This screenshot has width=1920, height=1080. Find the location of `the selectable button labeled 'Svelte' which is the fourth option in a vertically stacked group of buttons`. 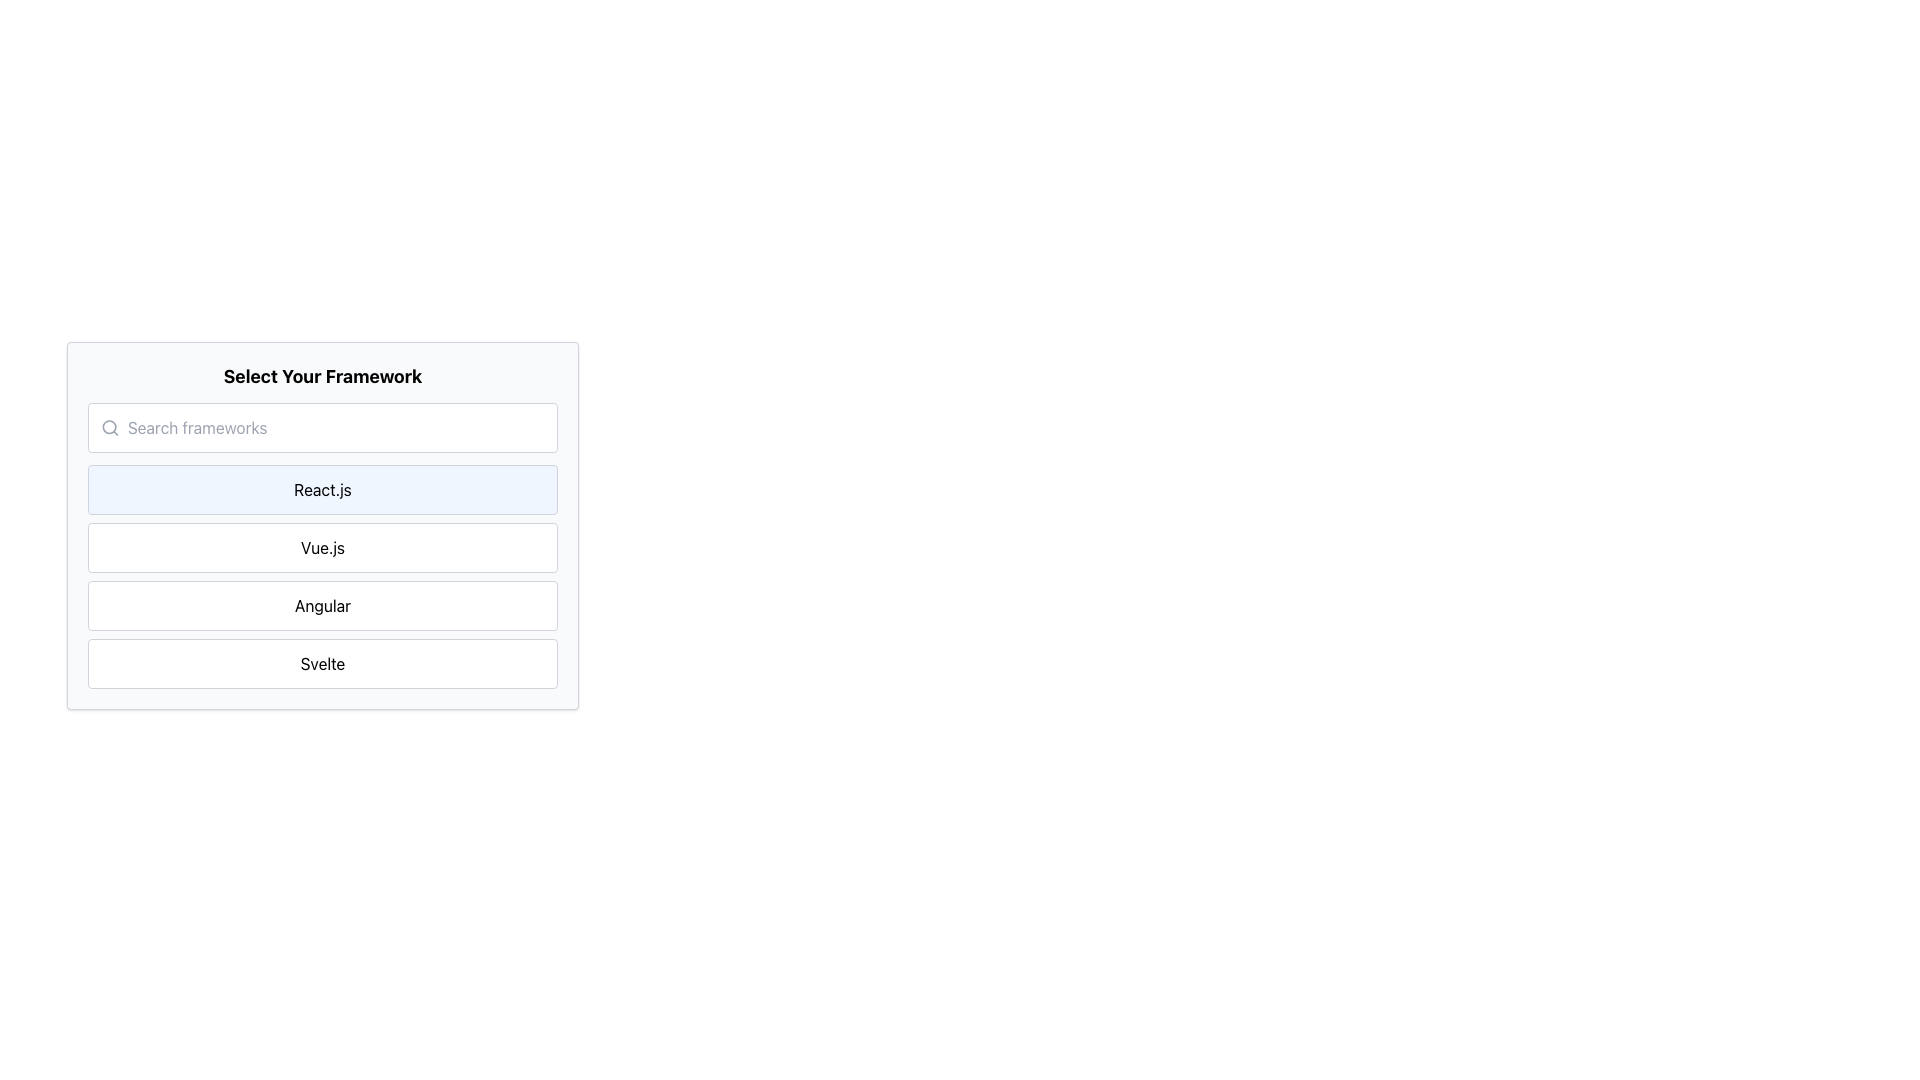

the selectable button labeled 'Svelte' which is the fourth option in a vertically stacked group of buttons is located at coordinates (322, 663).